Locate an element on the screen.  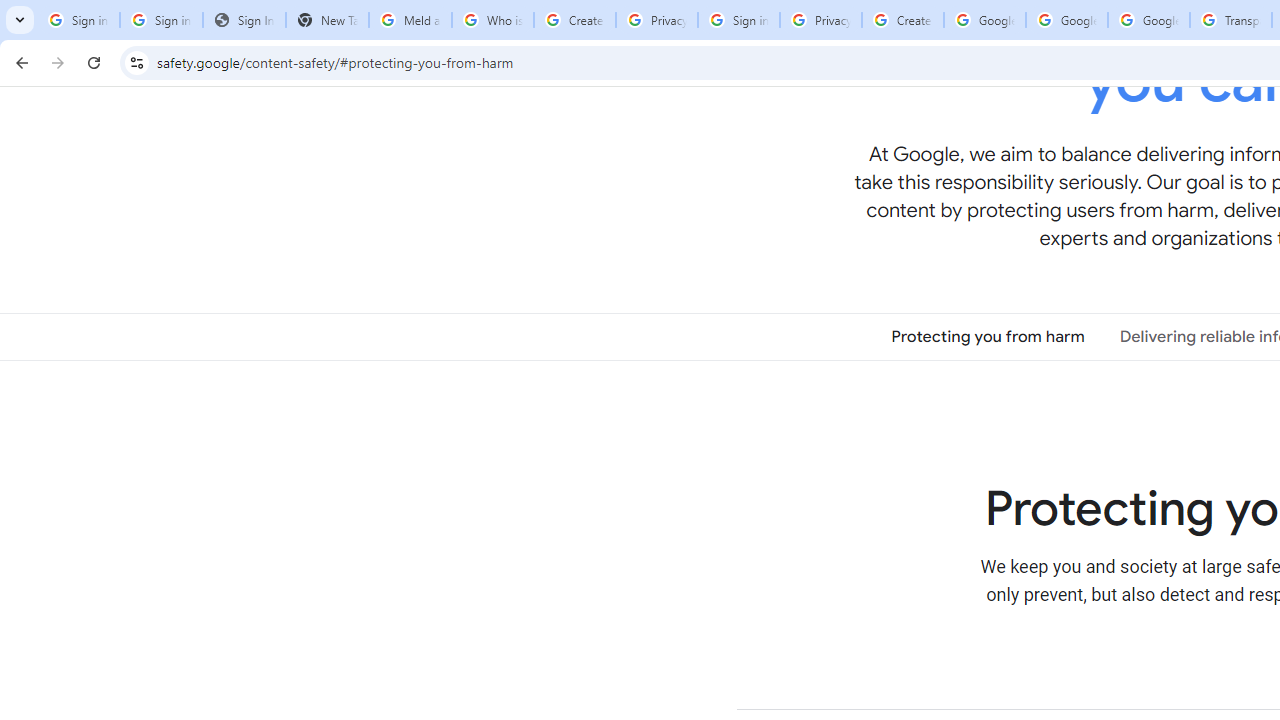
'New Tab' is located at coordinates (327, 20).